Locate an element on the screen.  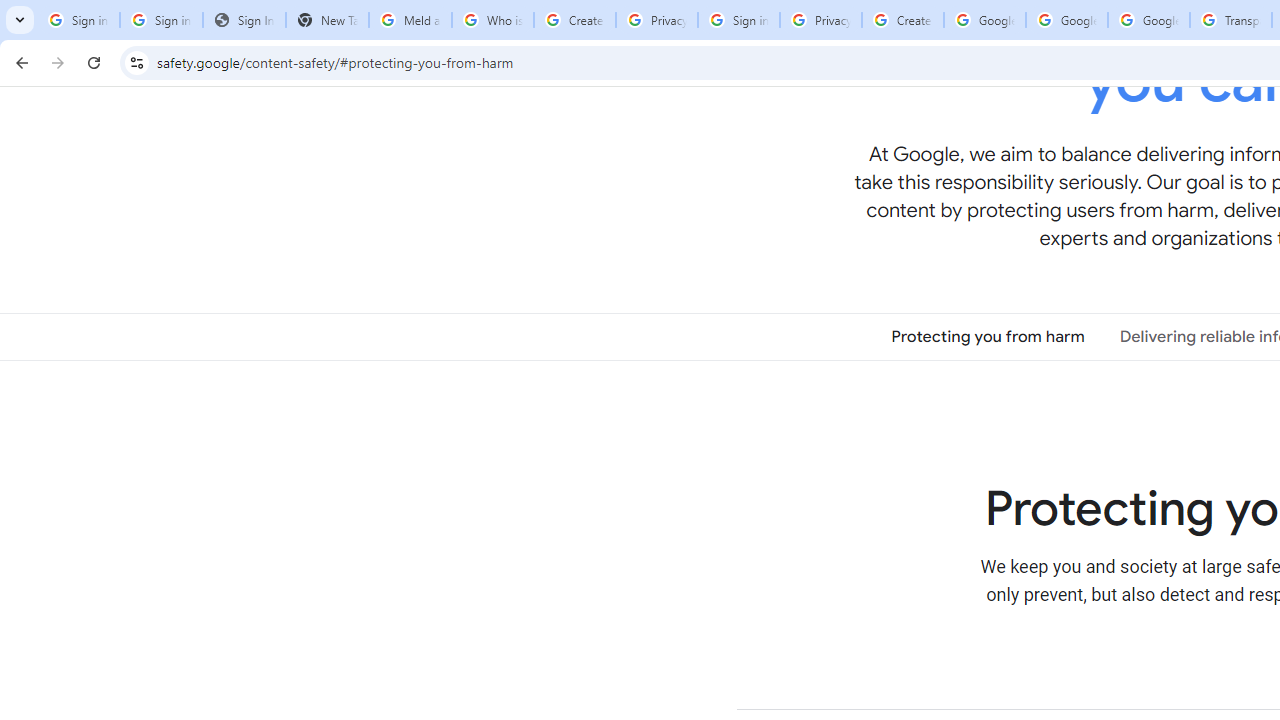
'New Tab' is located at coordinates (327, 20).